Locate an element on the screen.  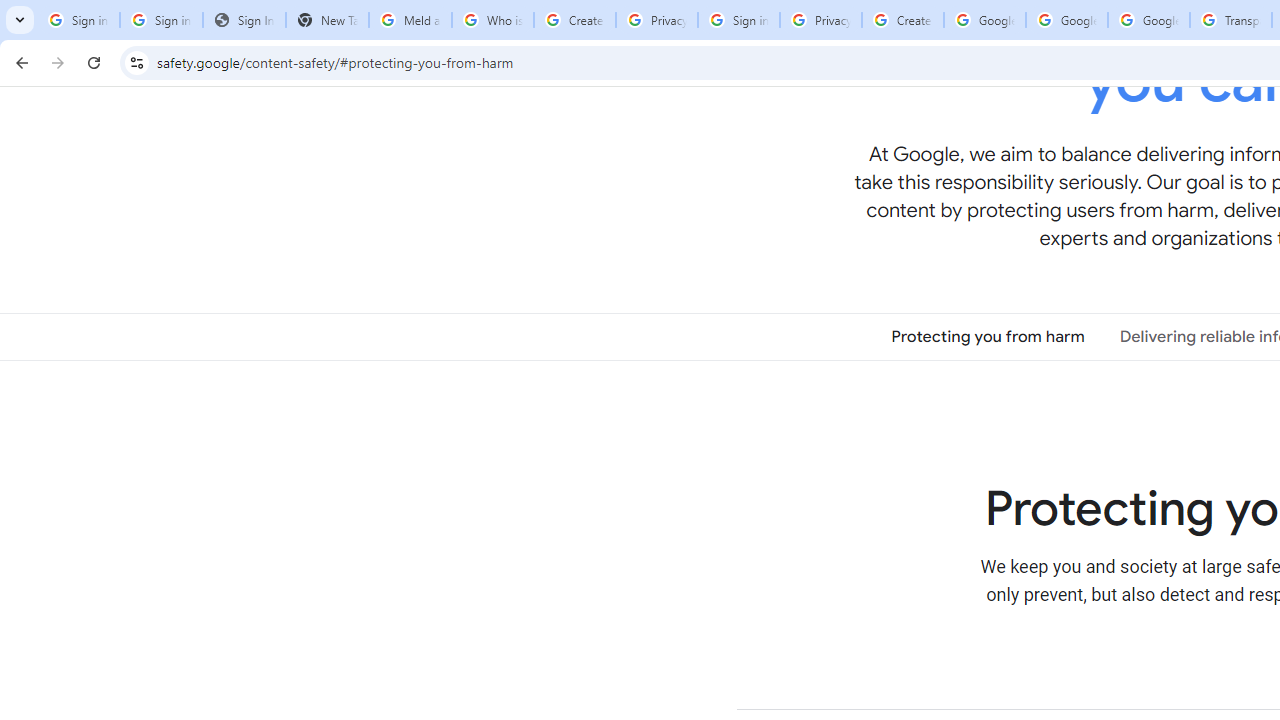
'New Tab' is located at coordinates (327, 20).